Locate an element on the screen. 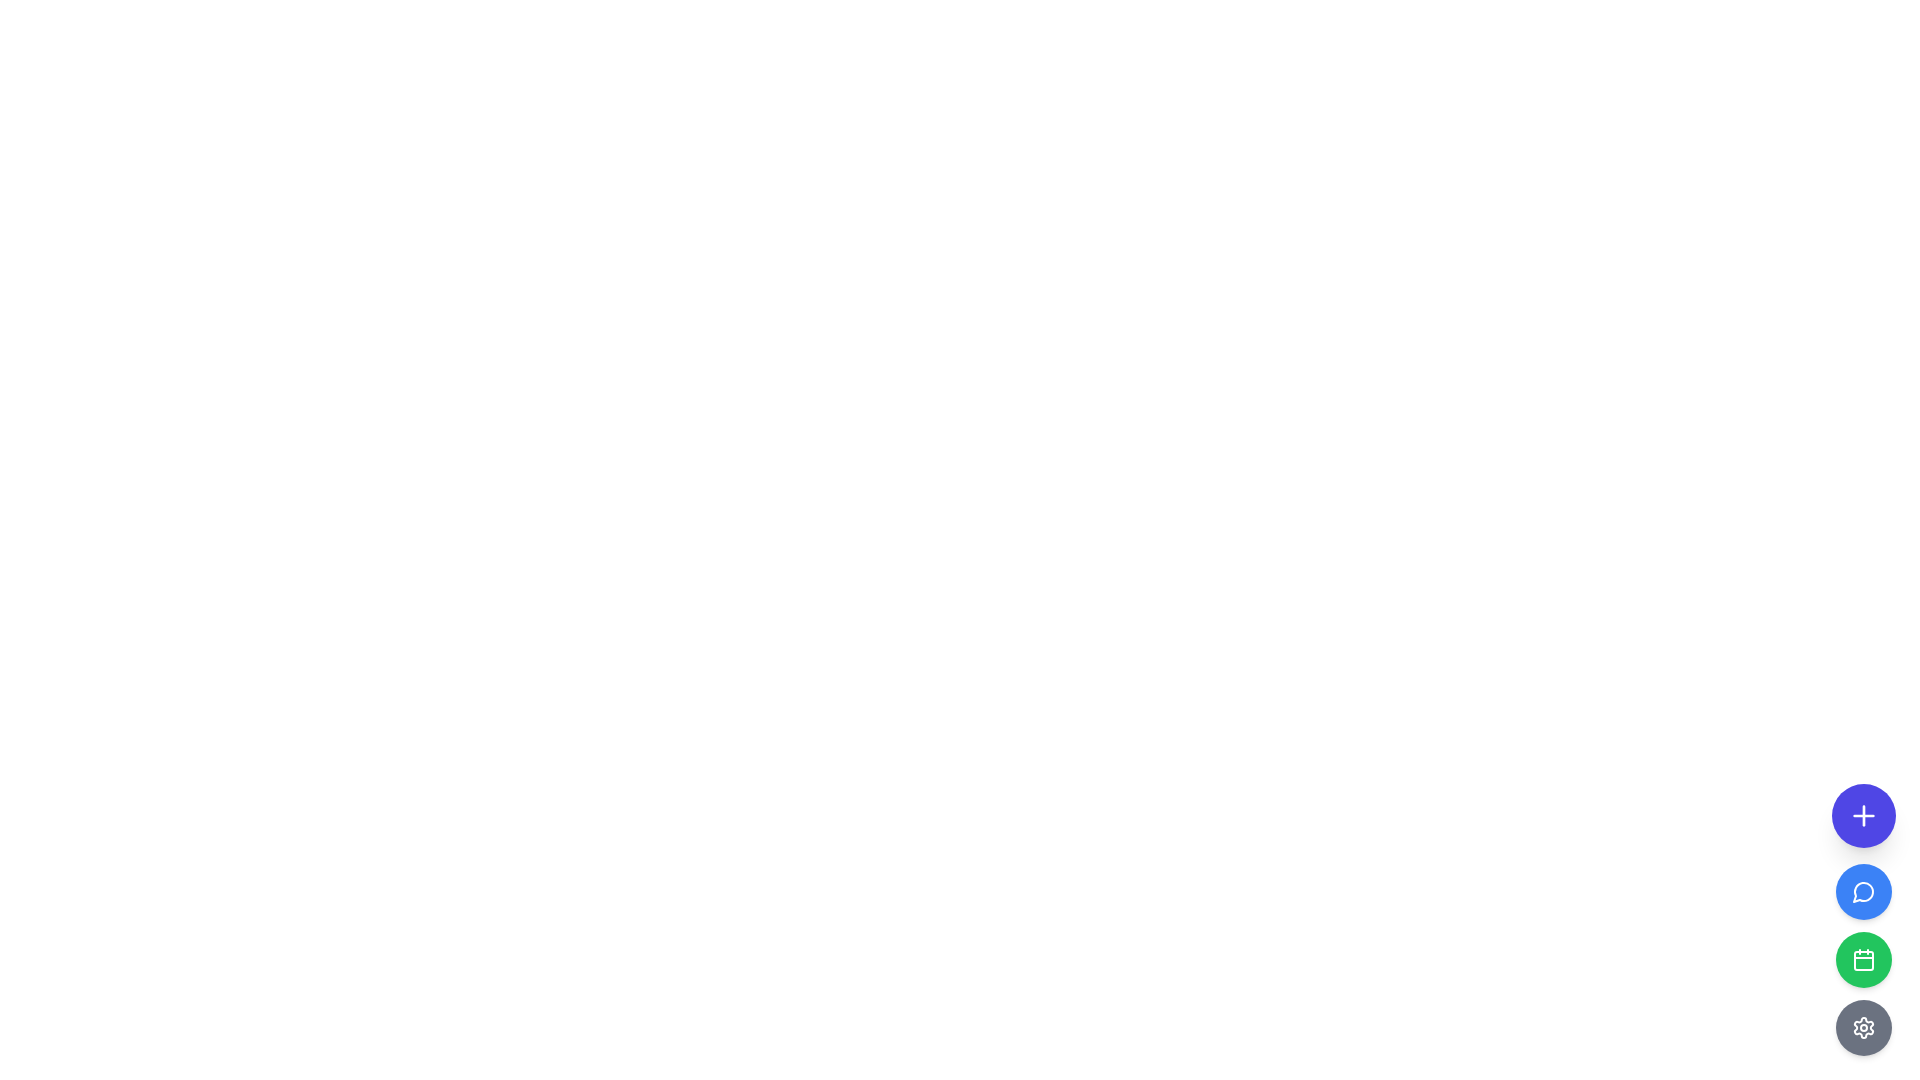 This screenshot has height=1080, width=1920. the calendar icon located within the green circular button, which is the third button in a vertically stacked group of four on the right side of the interface is located at coordinates (1862, 959).